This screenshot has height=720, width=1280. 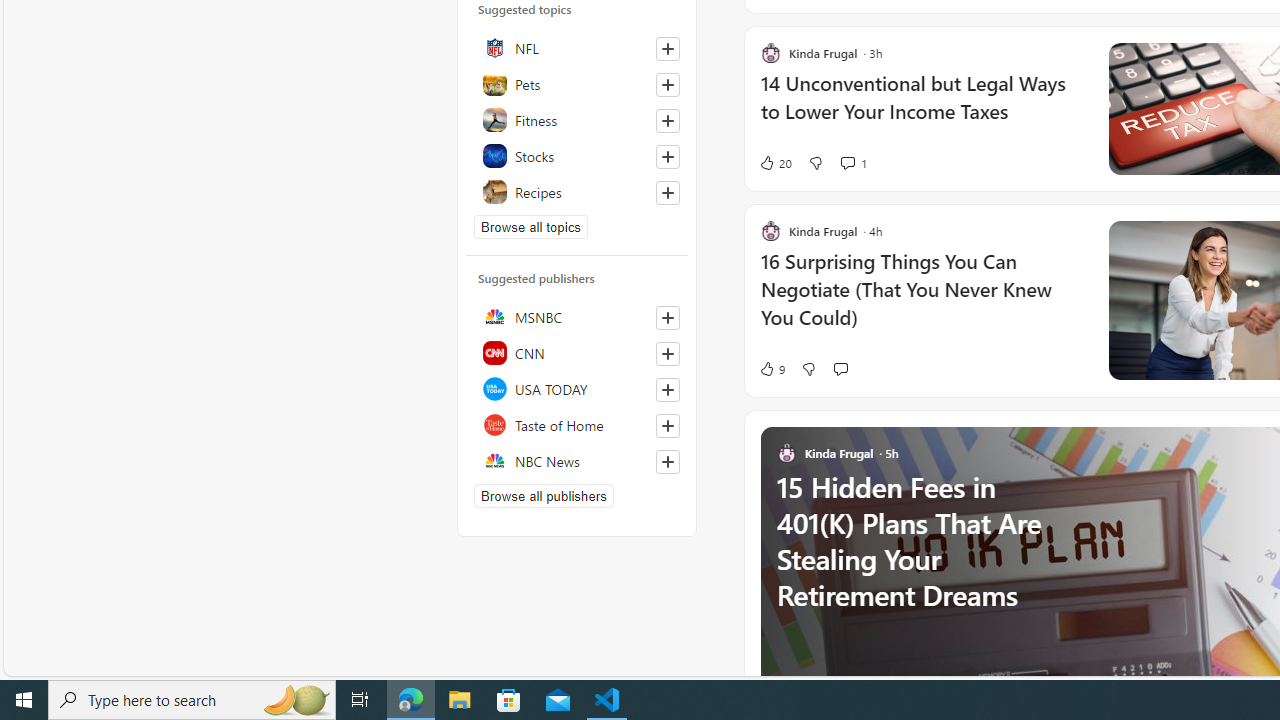 I want to click on 'View comments 1 Comment', so click(x=853, y=162).